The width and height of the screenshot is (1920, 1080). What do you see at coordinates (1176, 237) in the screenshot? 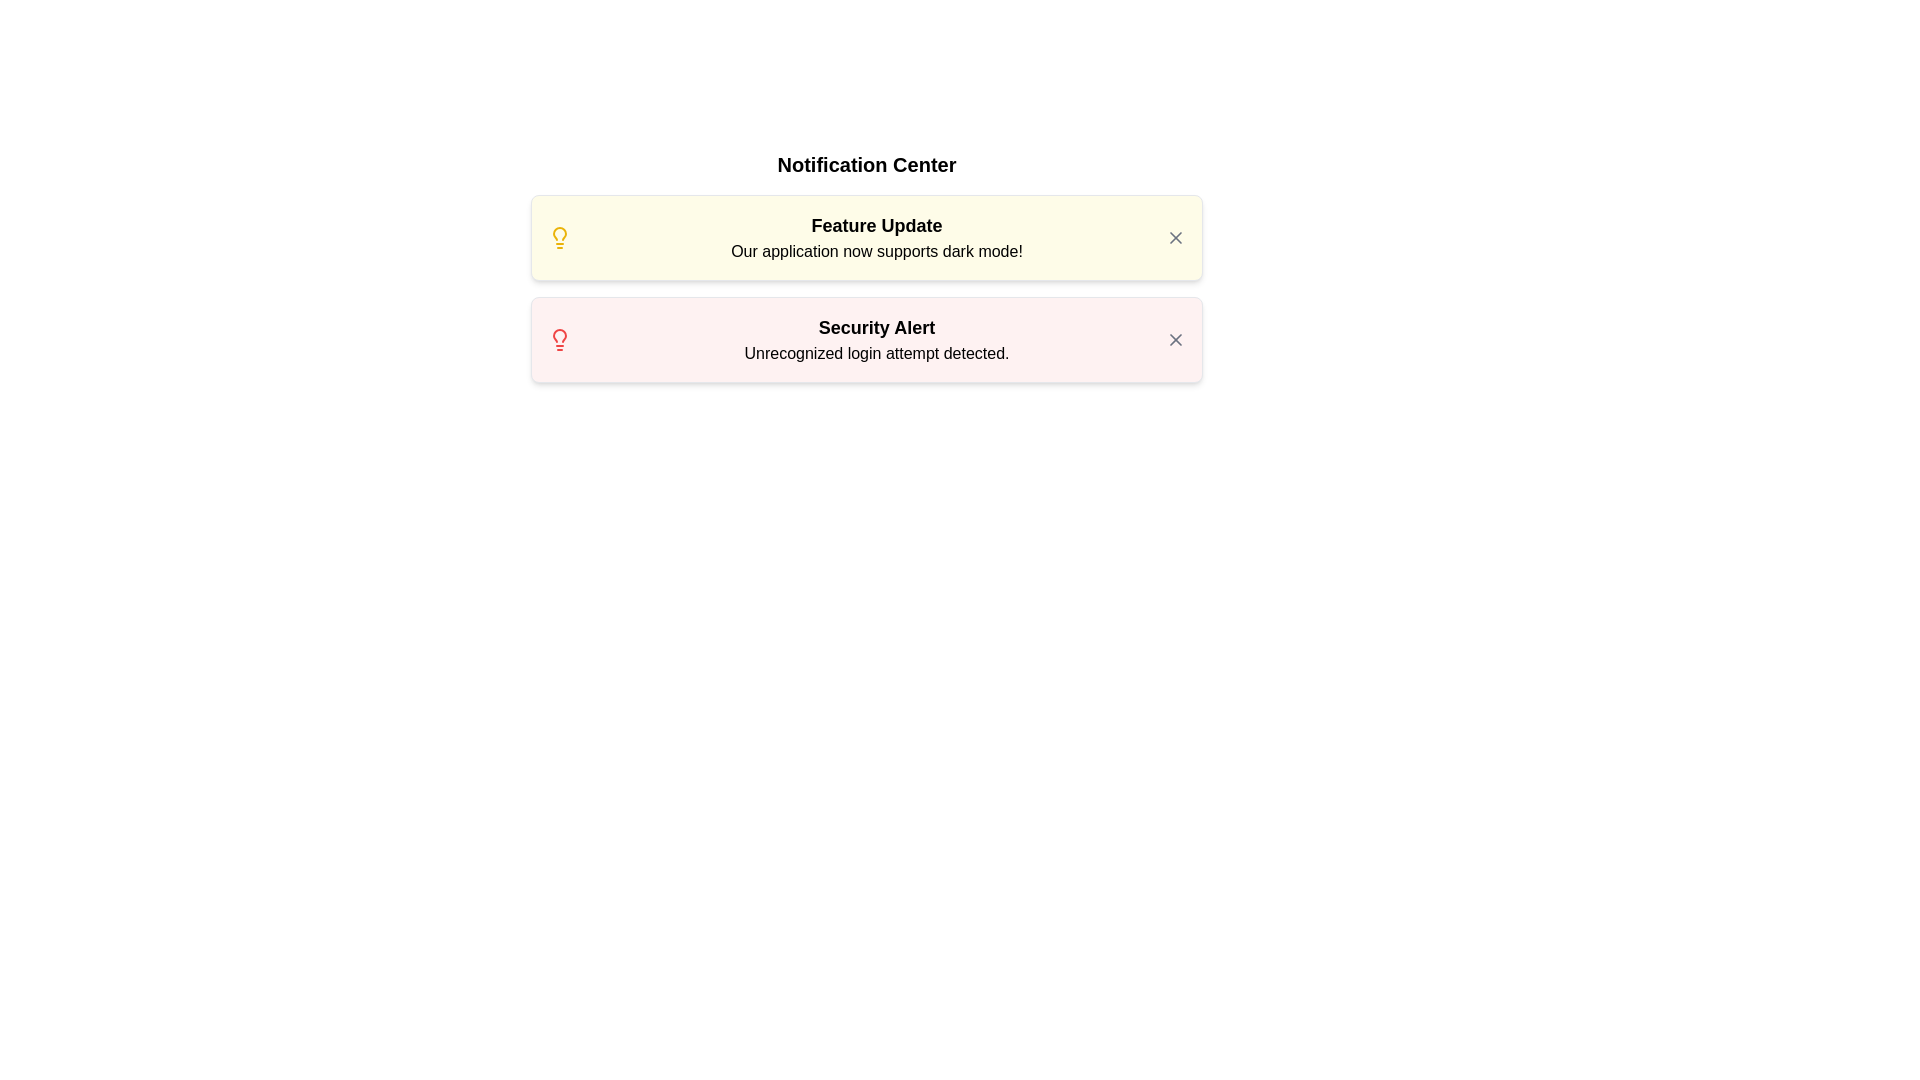
I see `the close button represented by an 'X' icon located at the top-right corner of the yellow-highlighted notification card titled 'Feature Update'` at bounding box center [1176, 237].